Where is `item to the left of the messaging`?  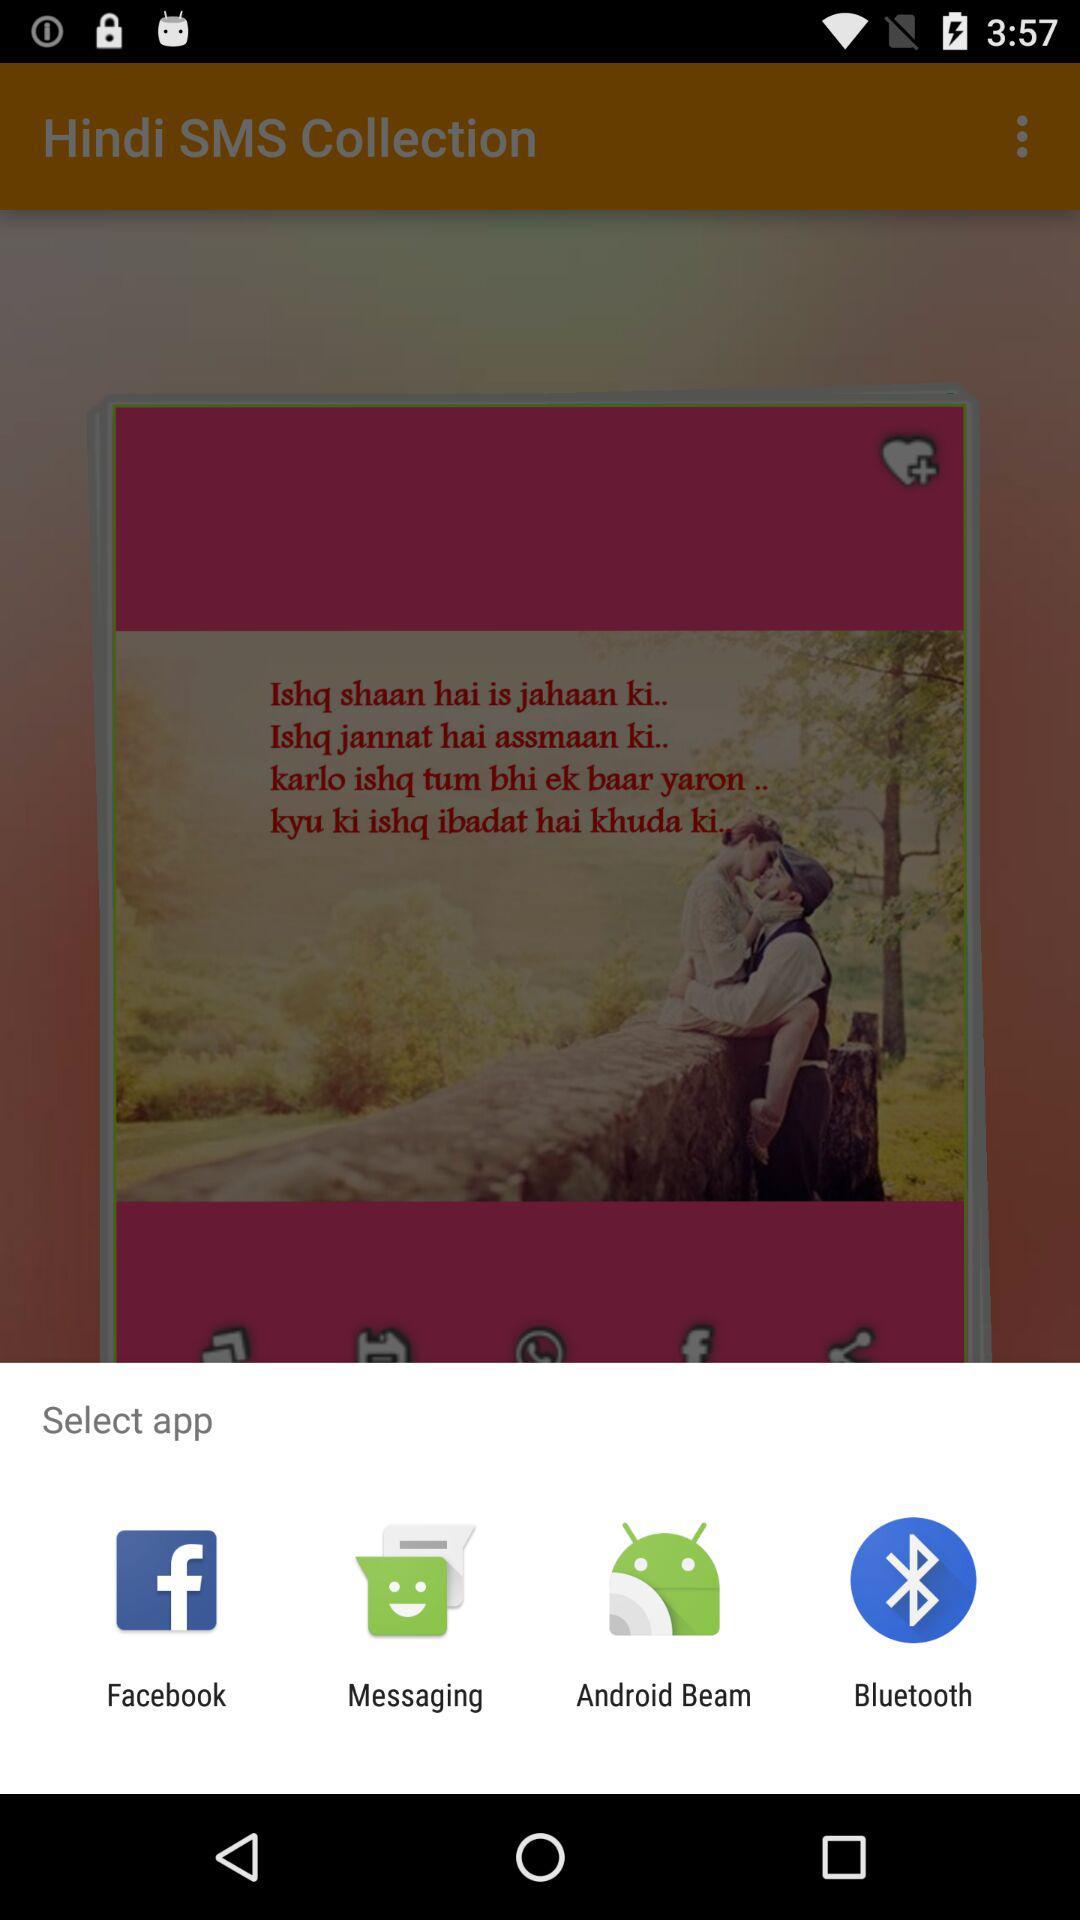 item to the left of the messaging is located at coordinates (165, 1711).